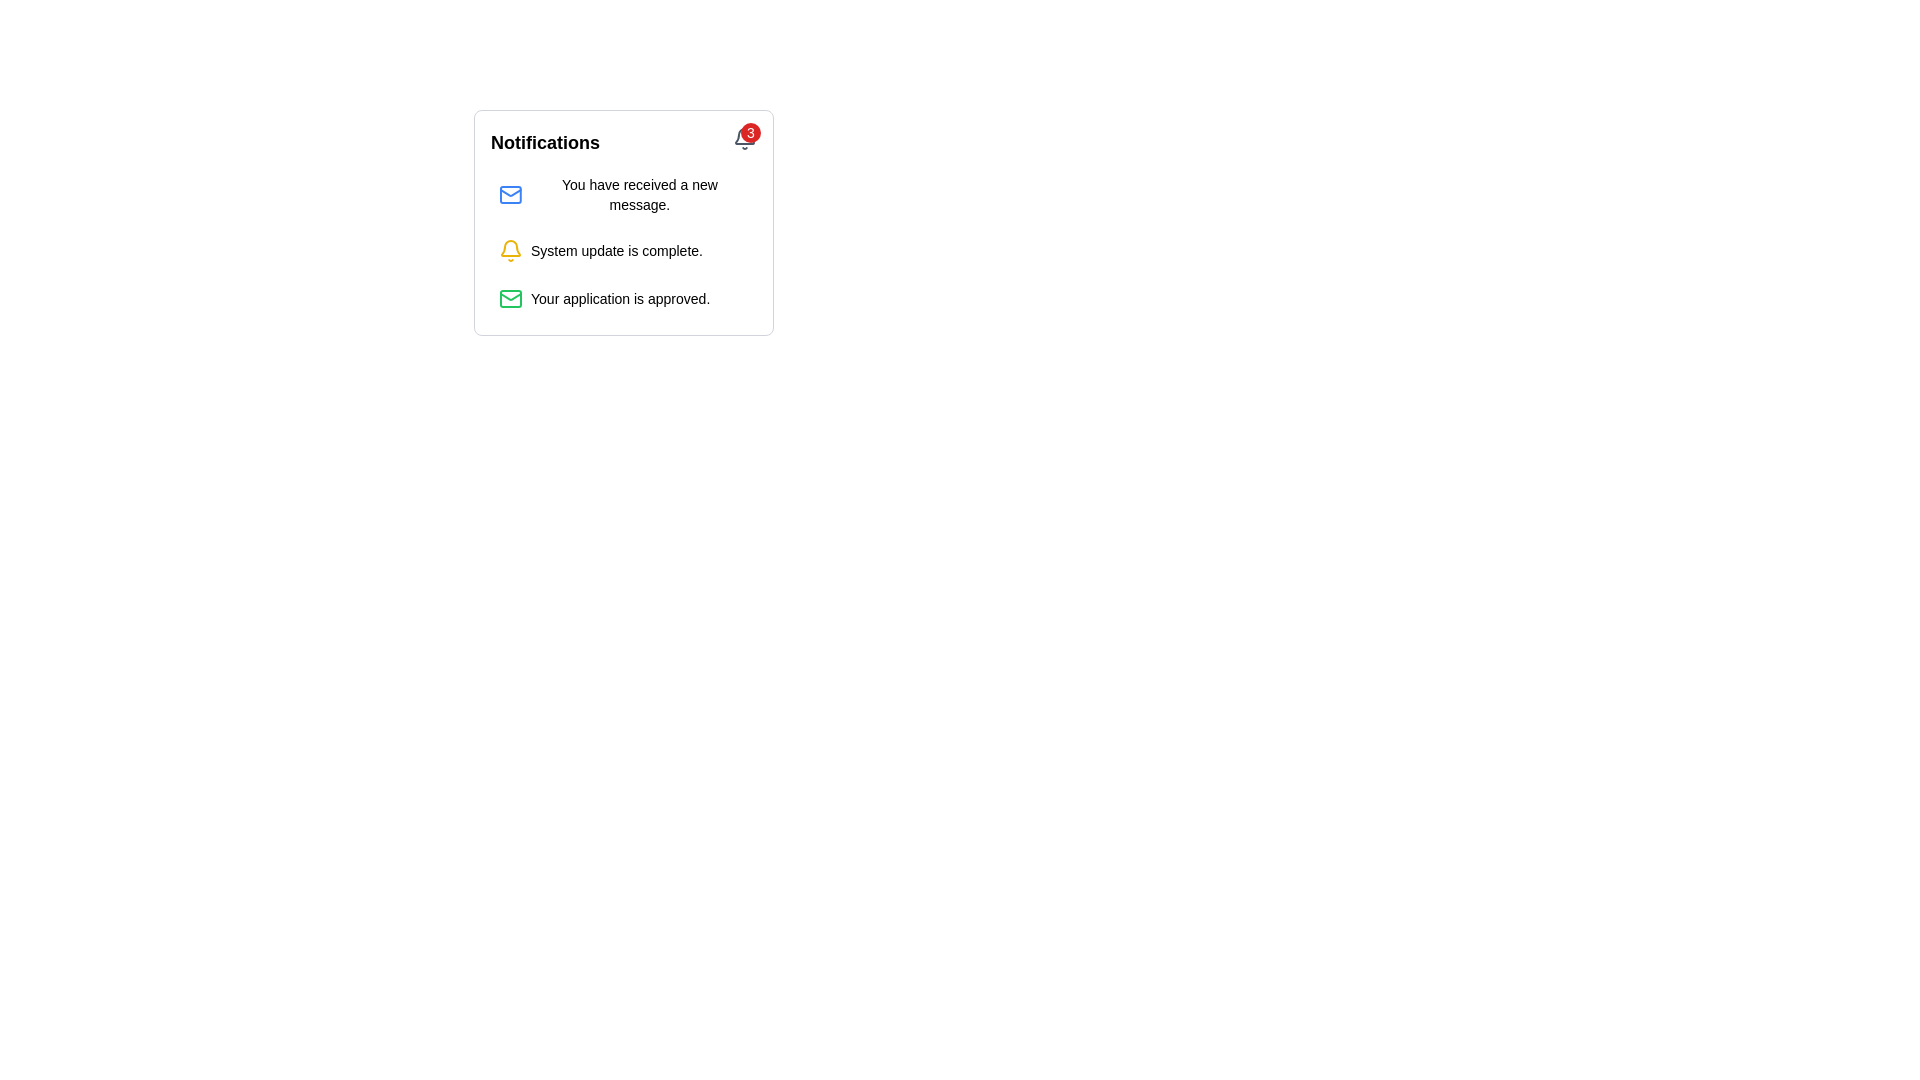 The height and width of the screenshot is (1080, 1920). I want to click on the gray bell icon with a red badge showing '3' in the Notifications Header, so click(623, 141).